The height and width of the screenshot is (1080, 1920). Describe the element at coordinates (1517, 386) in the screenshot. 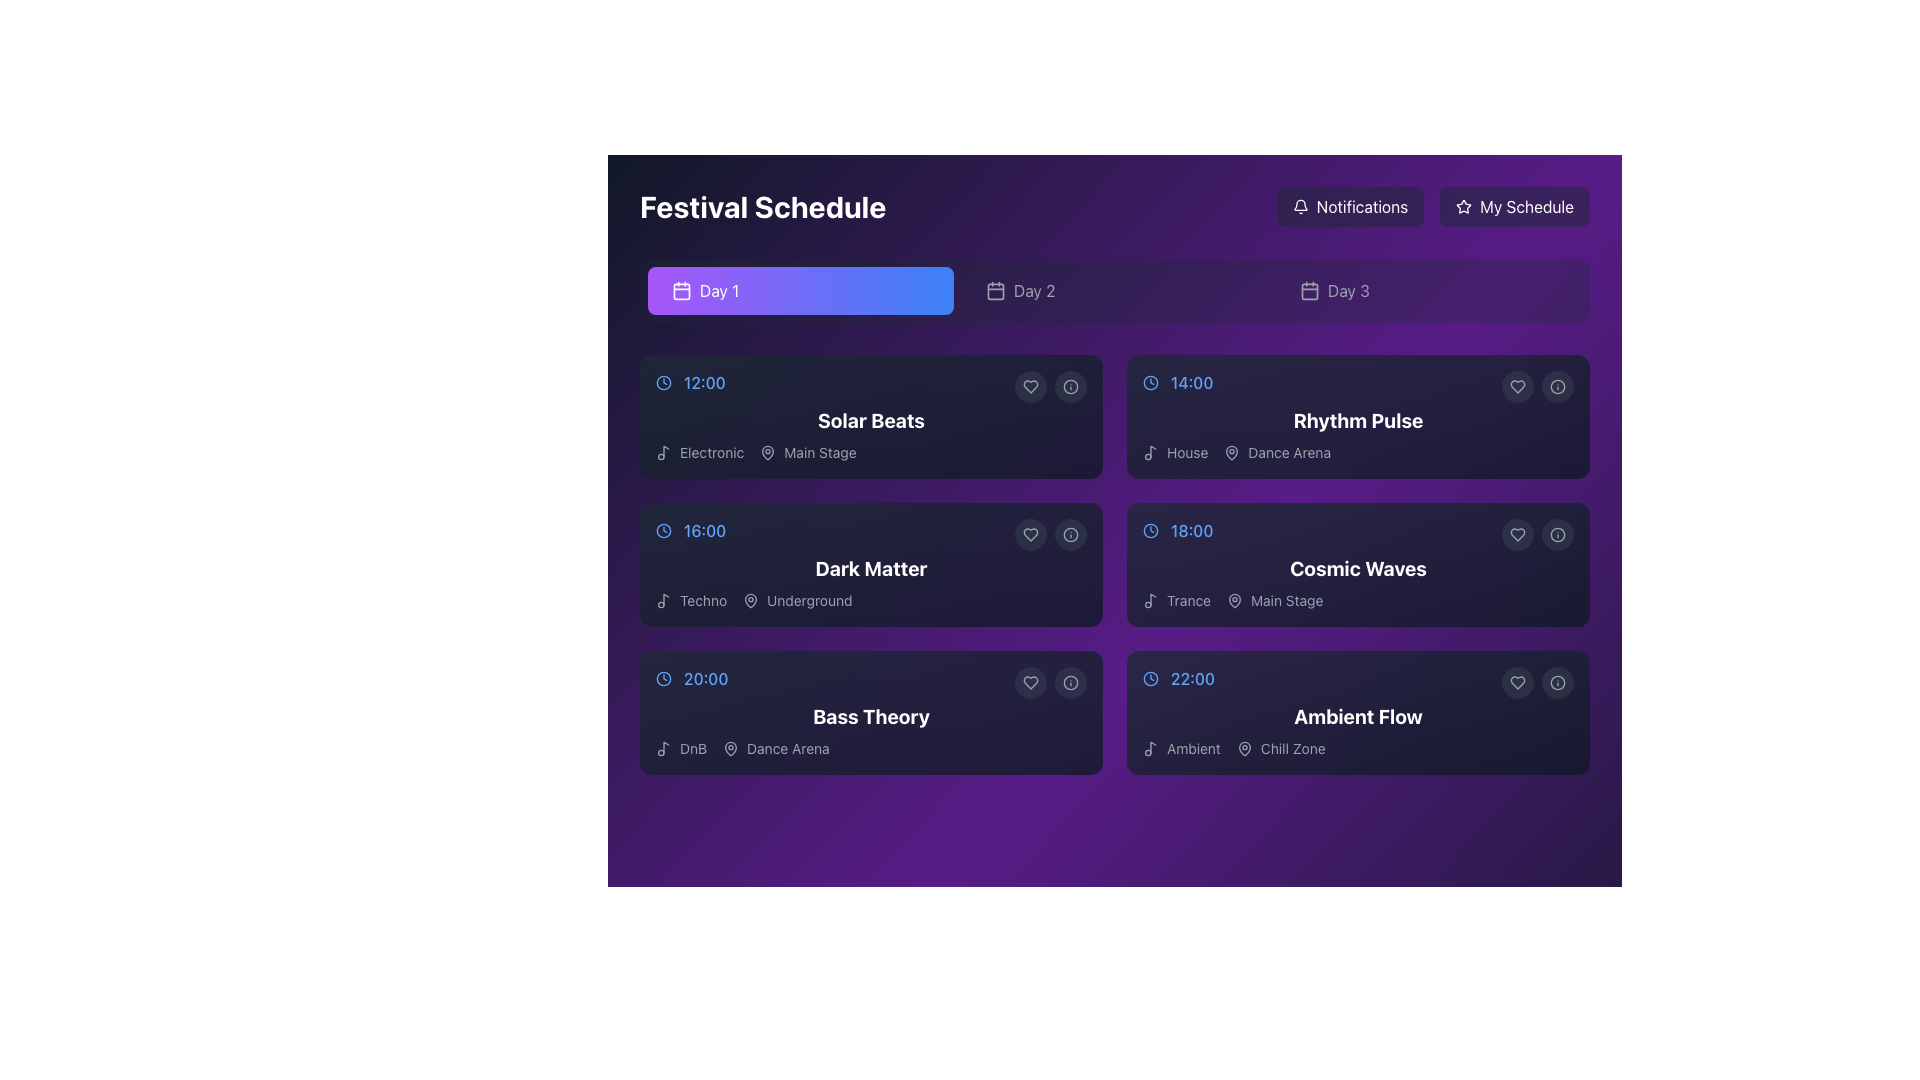

I see `the heart-shaped icon located next to the 'Rhythm Pulse' schedule entry` at that location.